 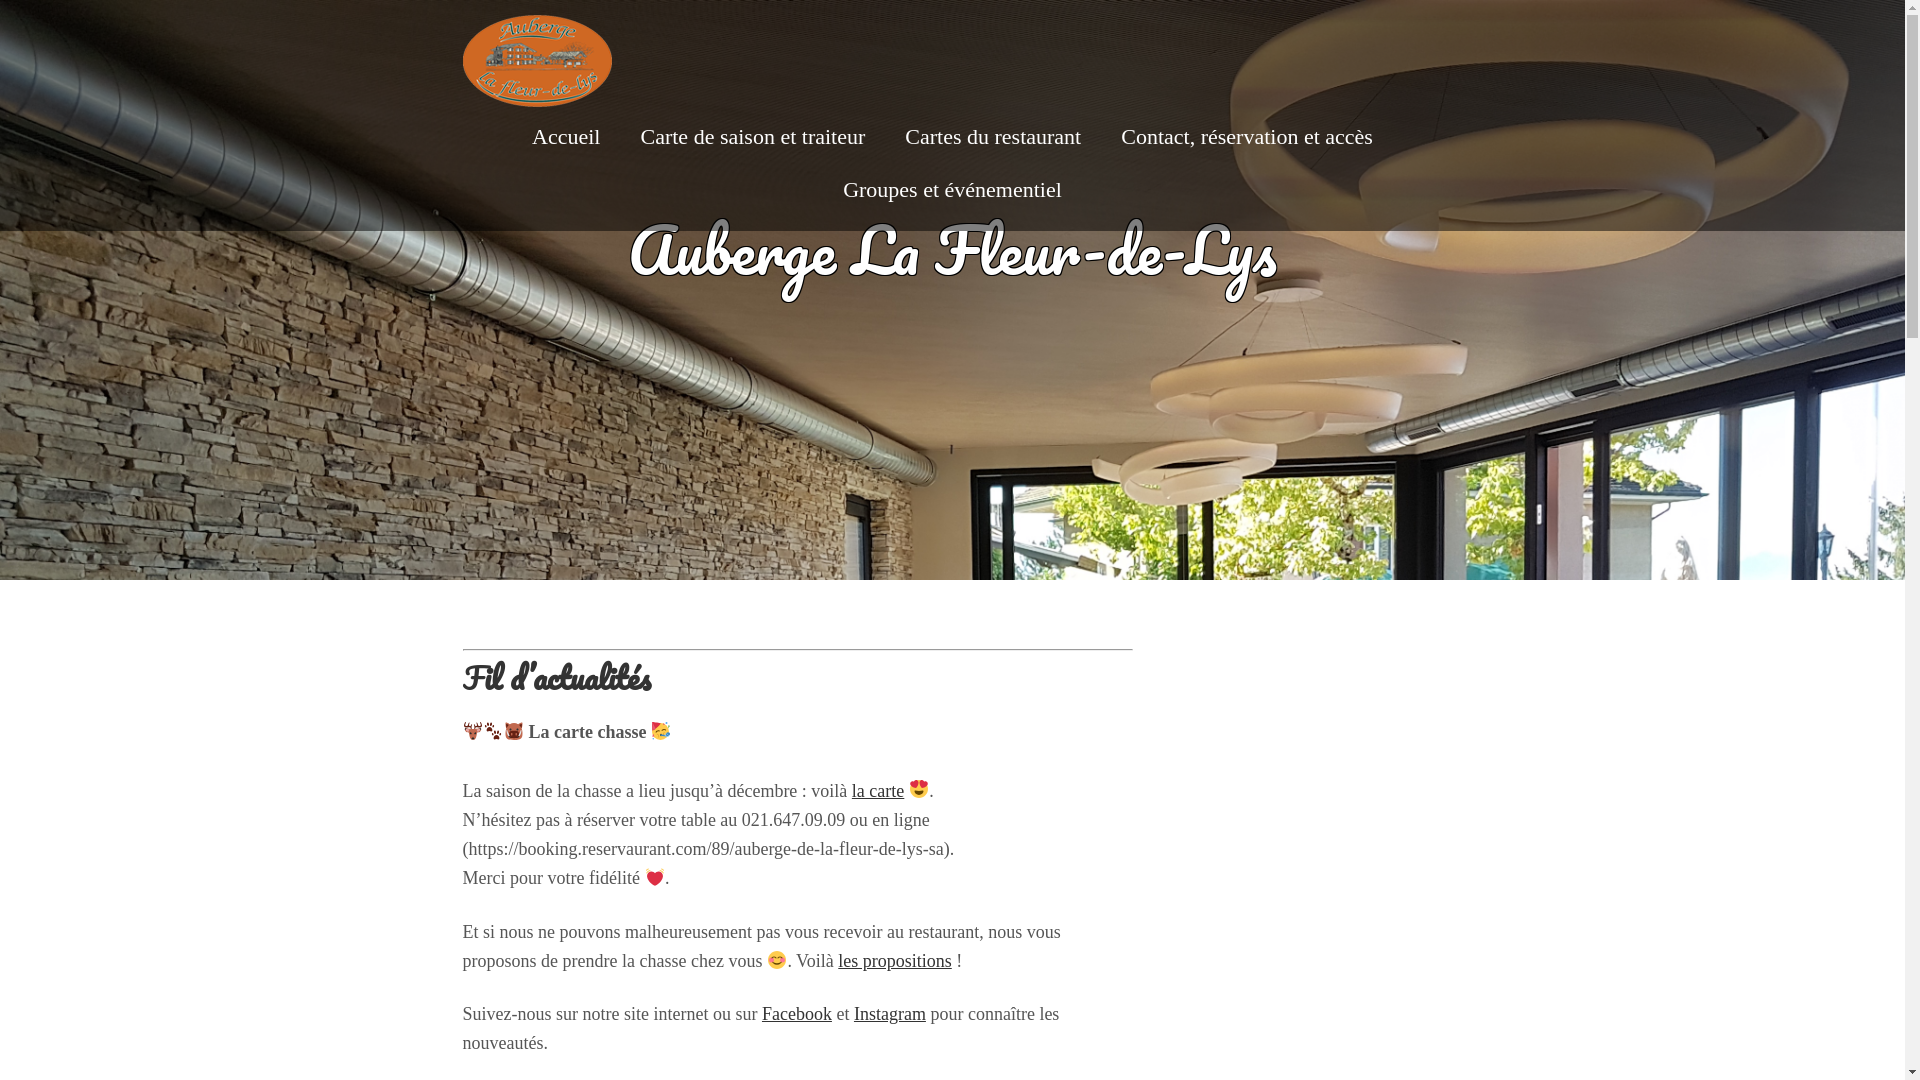 What do you see at coordinates (893, 959) in the screenshot?
I see `'les propositions'` at bounding box center [893, 959].